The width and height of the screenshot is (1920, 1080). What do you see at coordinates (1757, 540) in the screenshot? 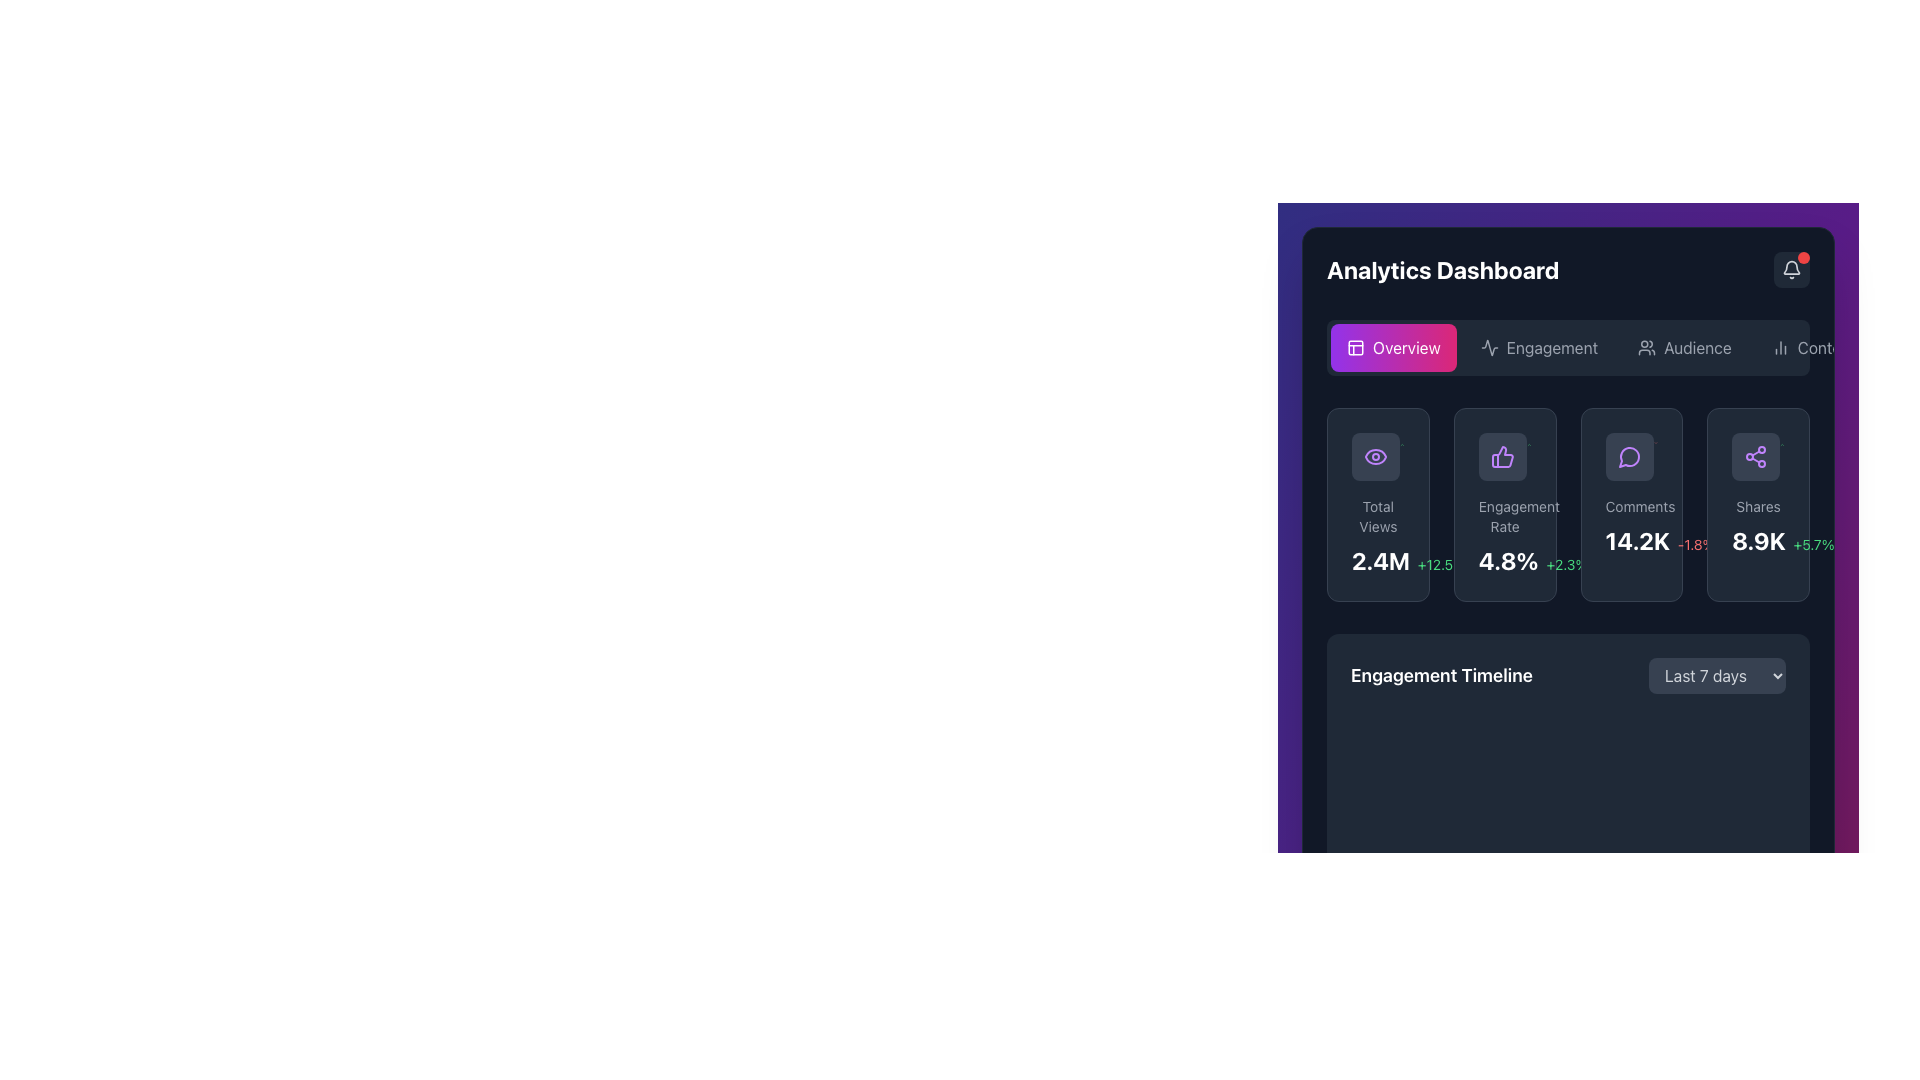
I see `the prominently styled static text element displaying '8.9K' in bold, large white font located in the fourth column titled 'Shares' on the dashboard interface` at bounding box center [1757, 540].